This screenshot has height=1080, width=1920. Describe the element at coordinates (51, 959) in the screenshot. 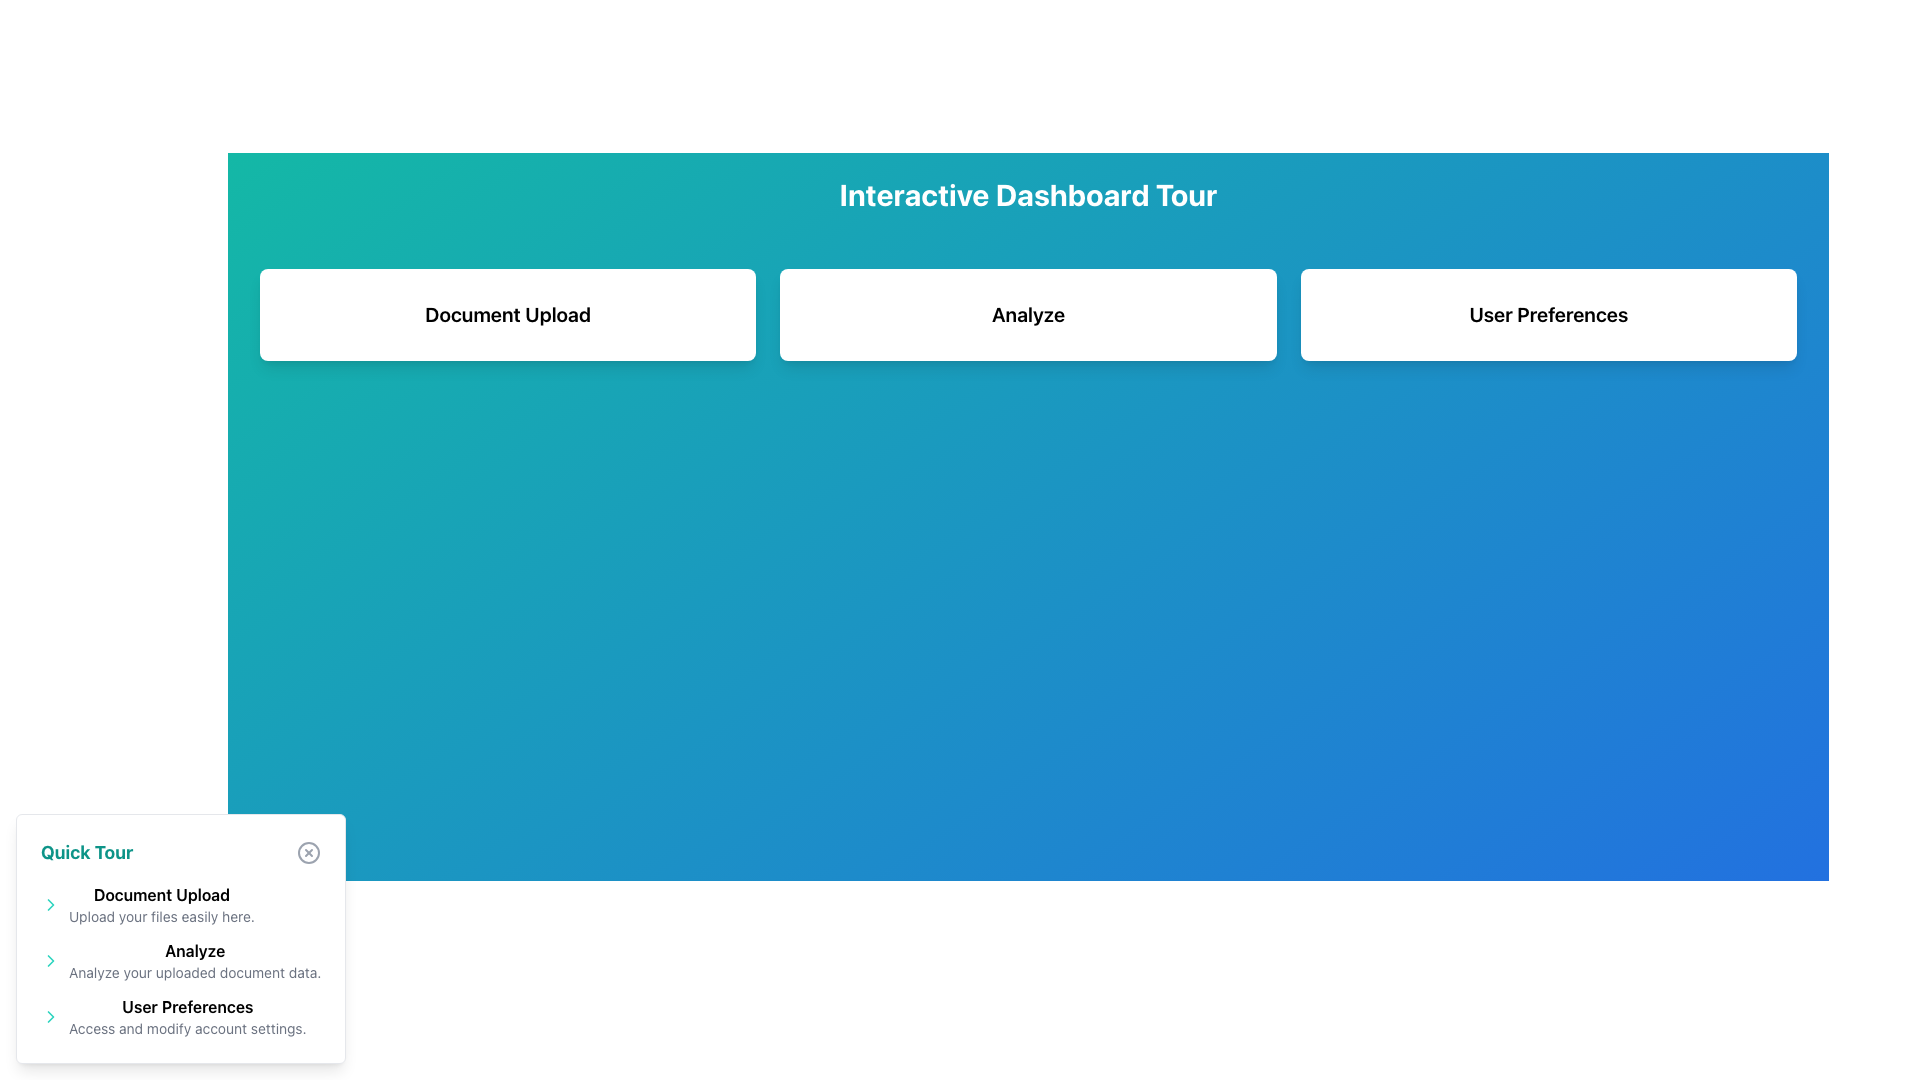

I see `the SvgIcon in the 'Quick Tour' section next to the 'Analyze' option` at that location.